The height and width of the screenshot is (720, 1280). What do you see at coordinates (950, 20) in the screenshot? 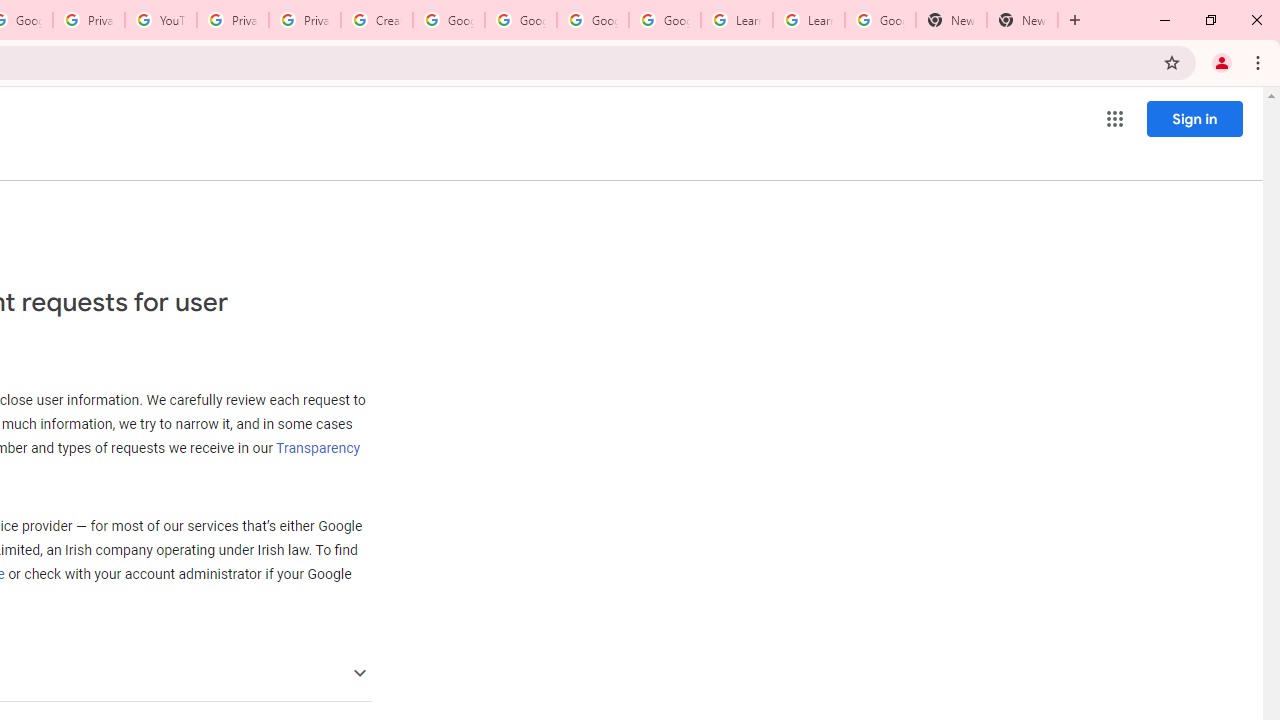
I see `'New Tab'` at bounding box center [950, 20].